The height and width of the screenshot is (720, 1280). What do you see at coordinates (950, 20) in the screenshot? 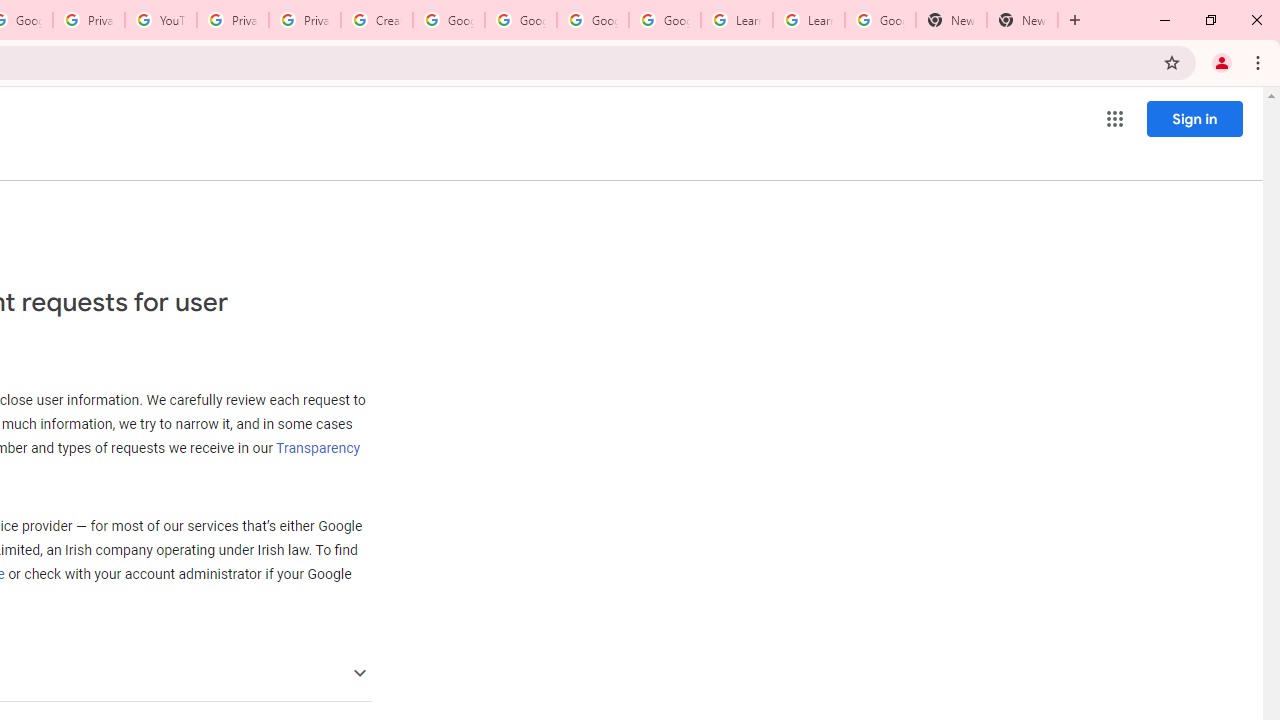
I see `'New Tab'` at bounding box center [950, 20].